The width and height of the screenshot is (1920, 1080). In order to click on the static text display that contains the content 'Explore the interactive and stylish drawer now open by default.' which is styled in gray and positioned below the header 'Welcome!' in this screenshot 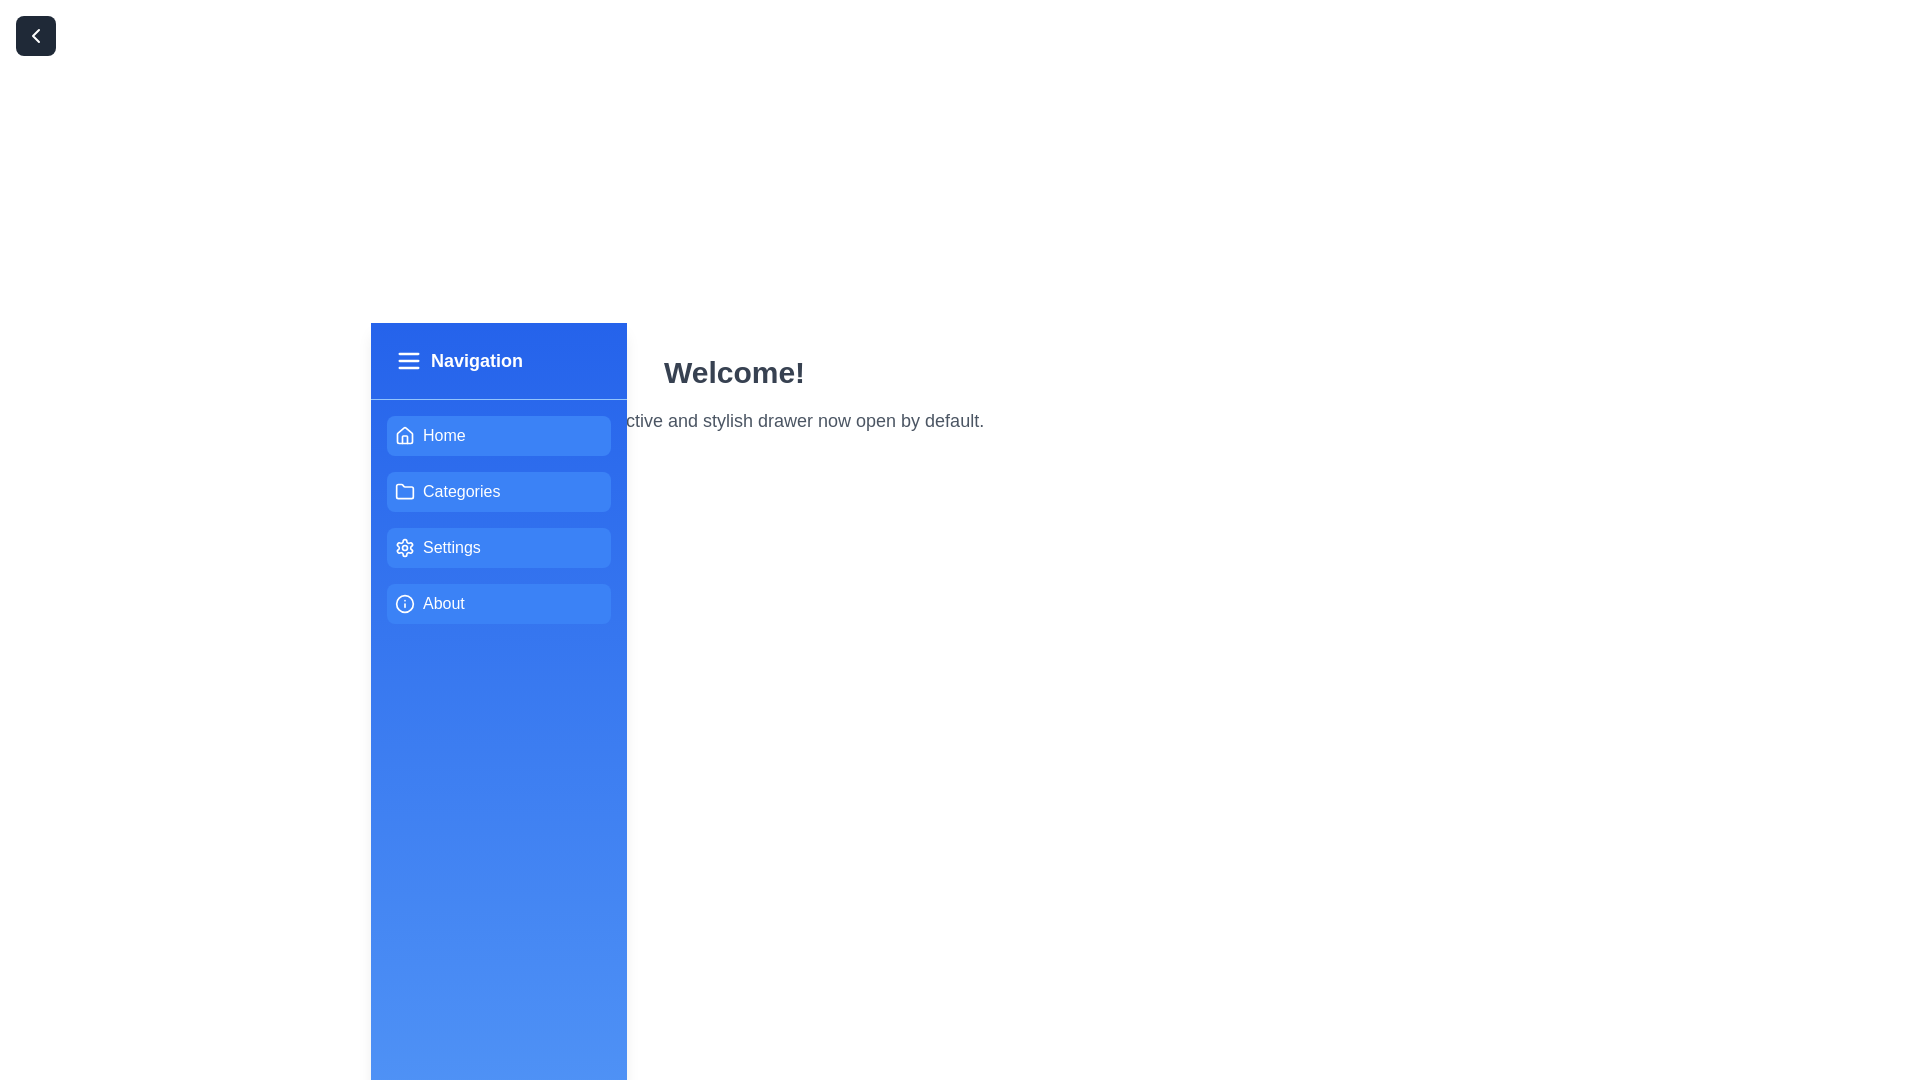, I will do `click(733, 419)`.